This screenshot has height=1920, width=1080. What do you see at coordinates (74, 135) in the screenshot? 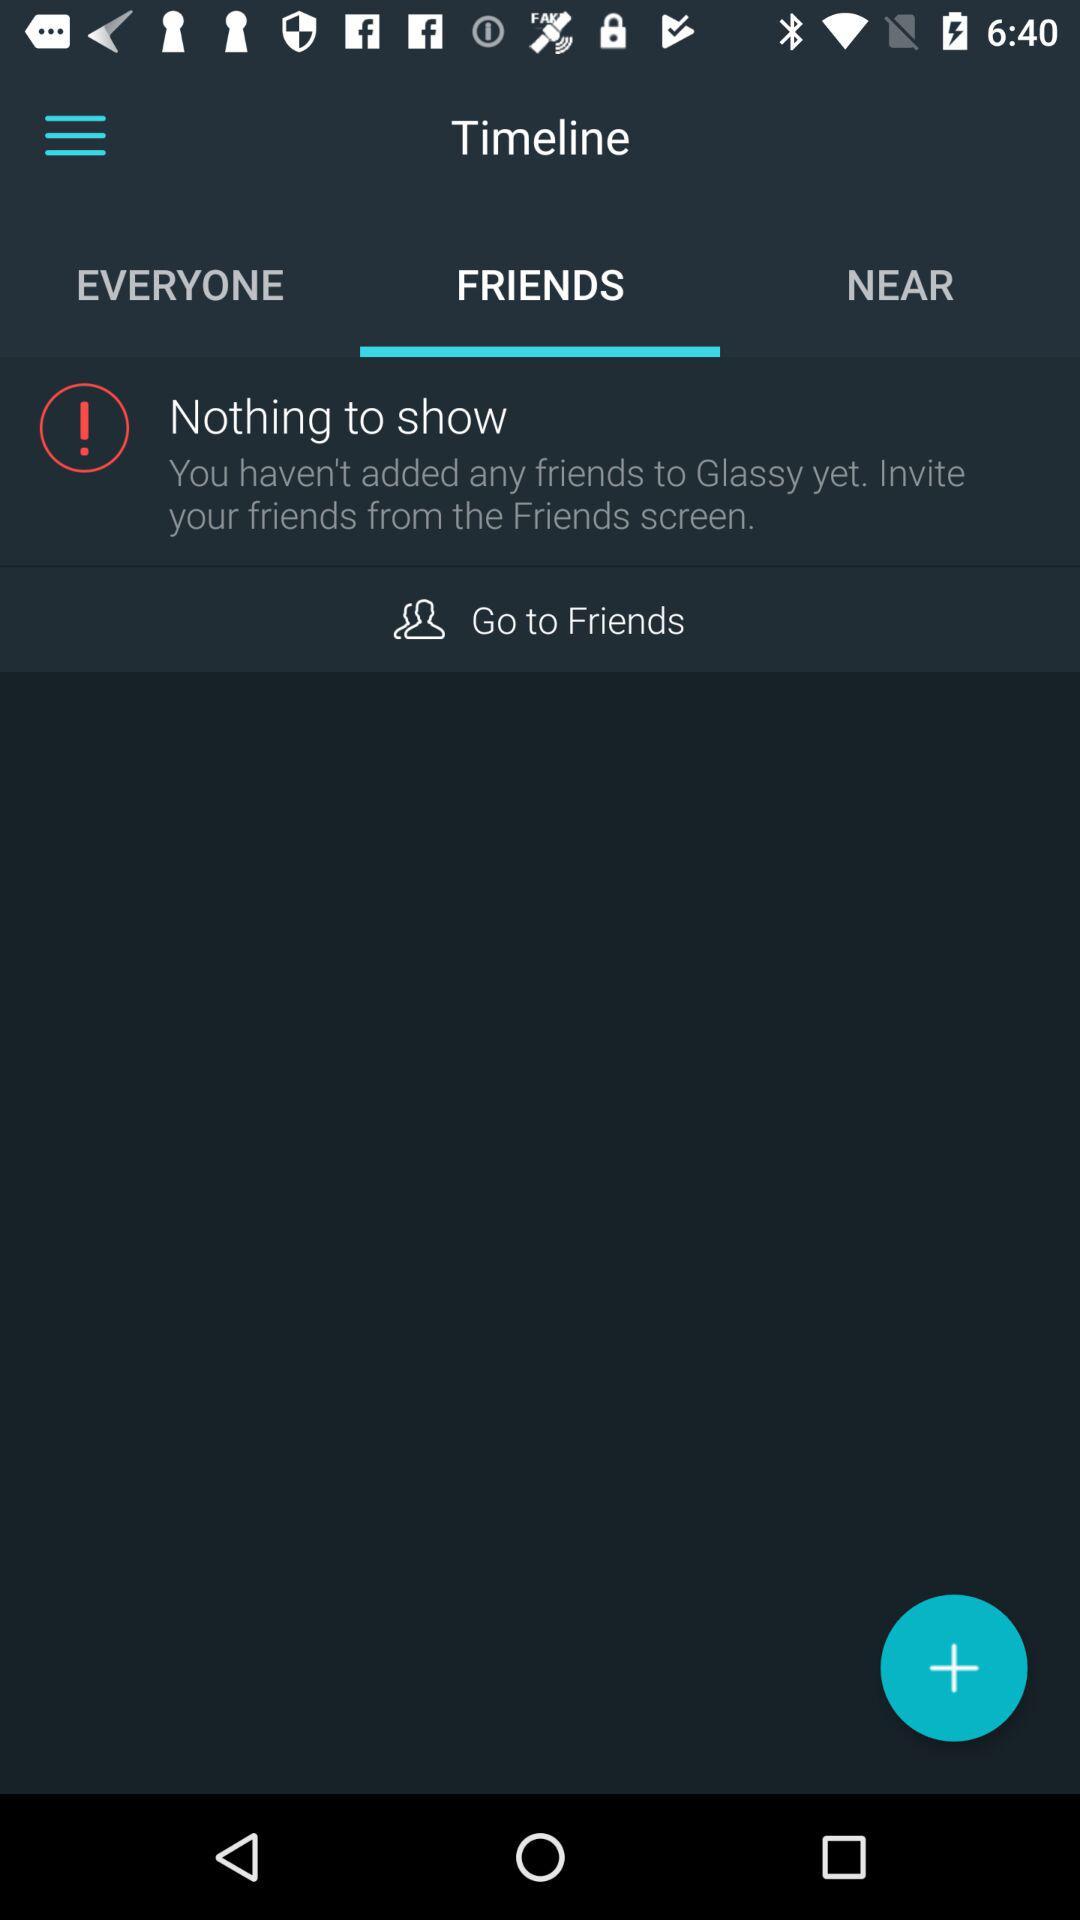
I see `open options menu button` at bounding box center [74, 135].